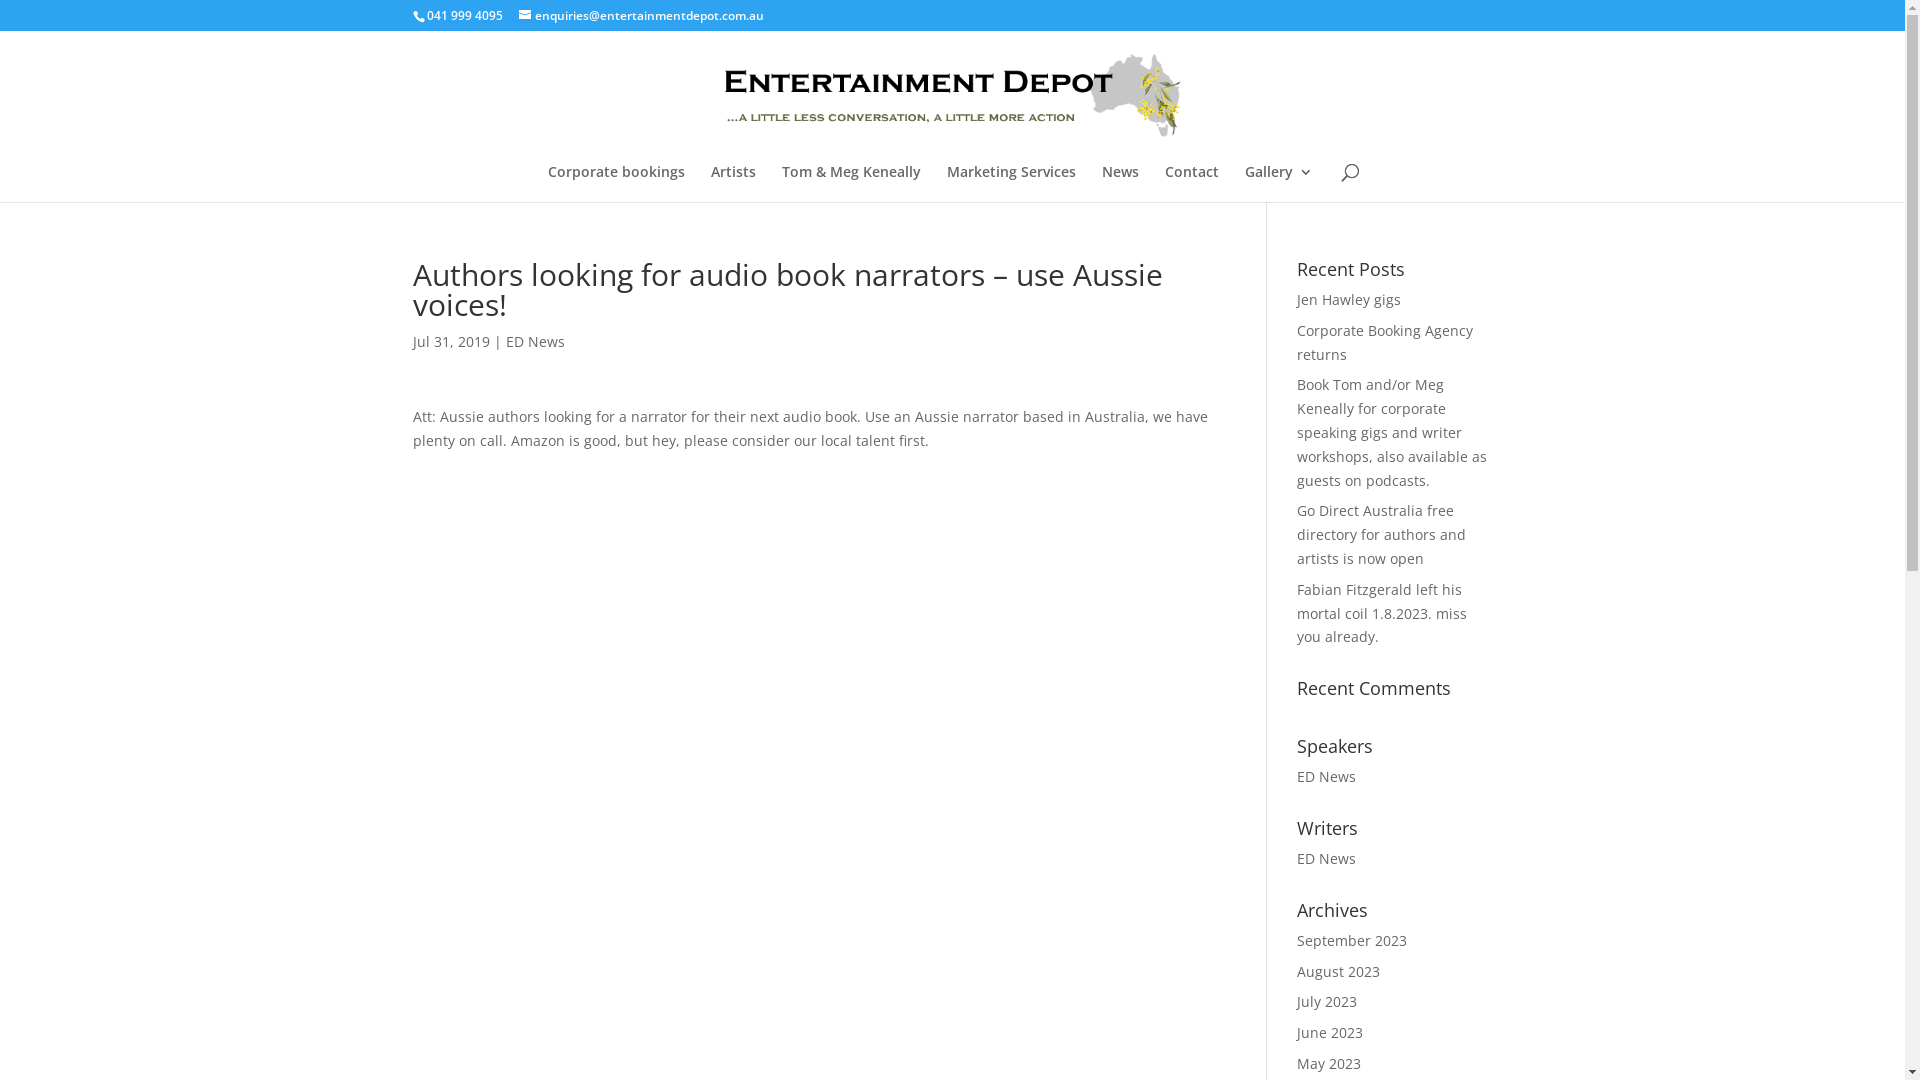 The image size is (1920, 1080). What do you see at coordinates (1338, 970) in the screenshot?
I see `'August 2023'` at bounding box center [1338, 970].